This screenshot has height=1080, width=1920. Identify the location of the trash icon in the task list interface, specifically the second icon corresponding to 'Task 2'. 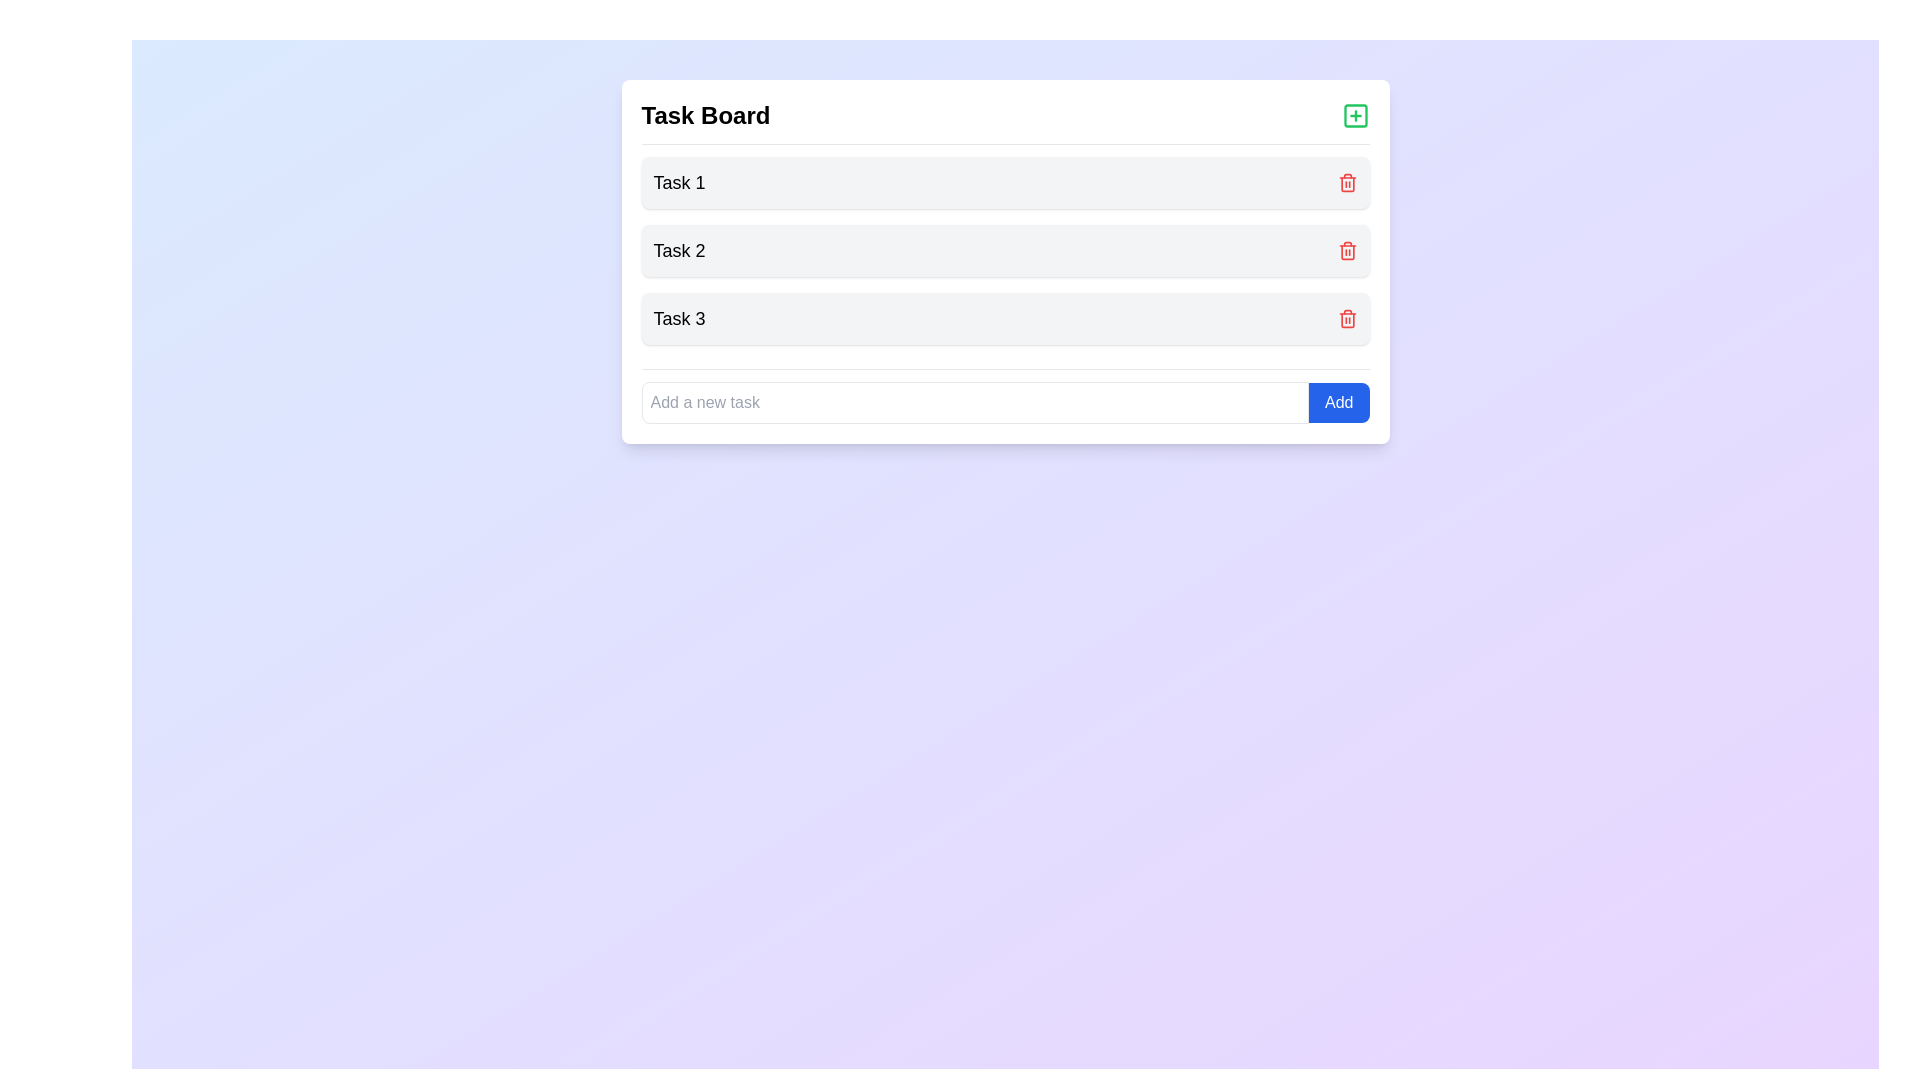
(1347, 184).